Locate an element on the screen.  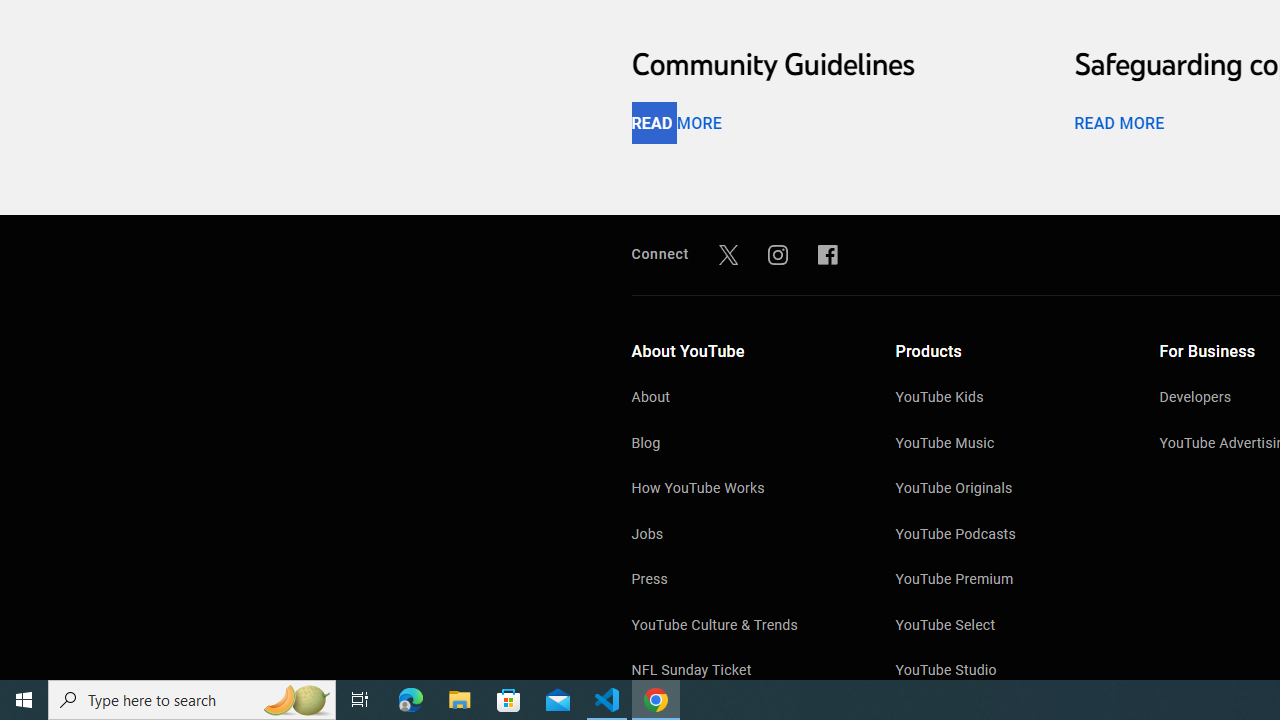
'Blog' is located at coordinates (742, 443).